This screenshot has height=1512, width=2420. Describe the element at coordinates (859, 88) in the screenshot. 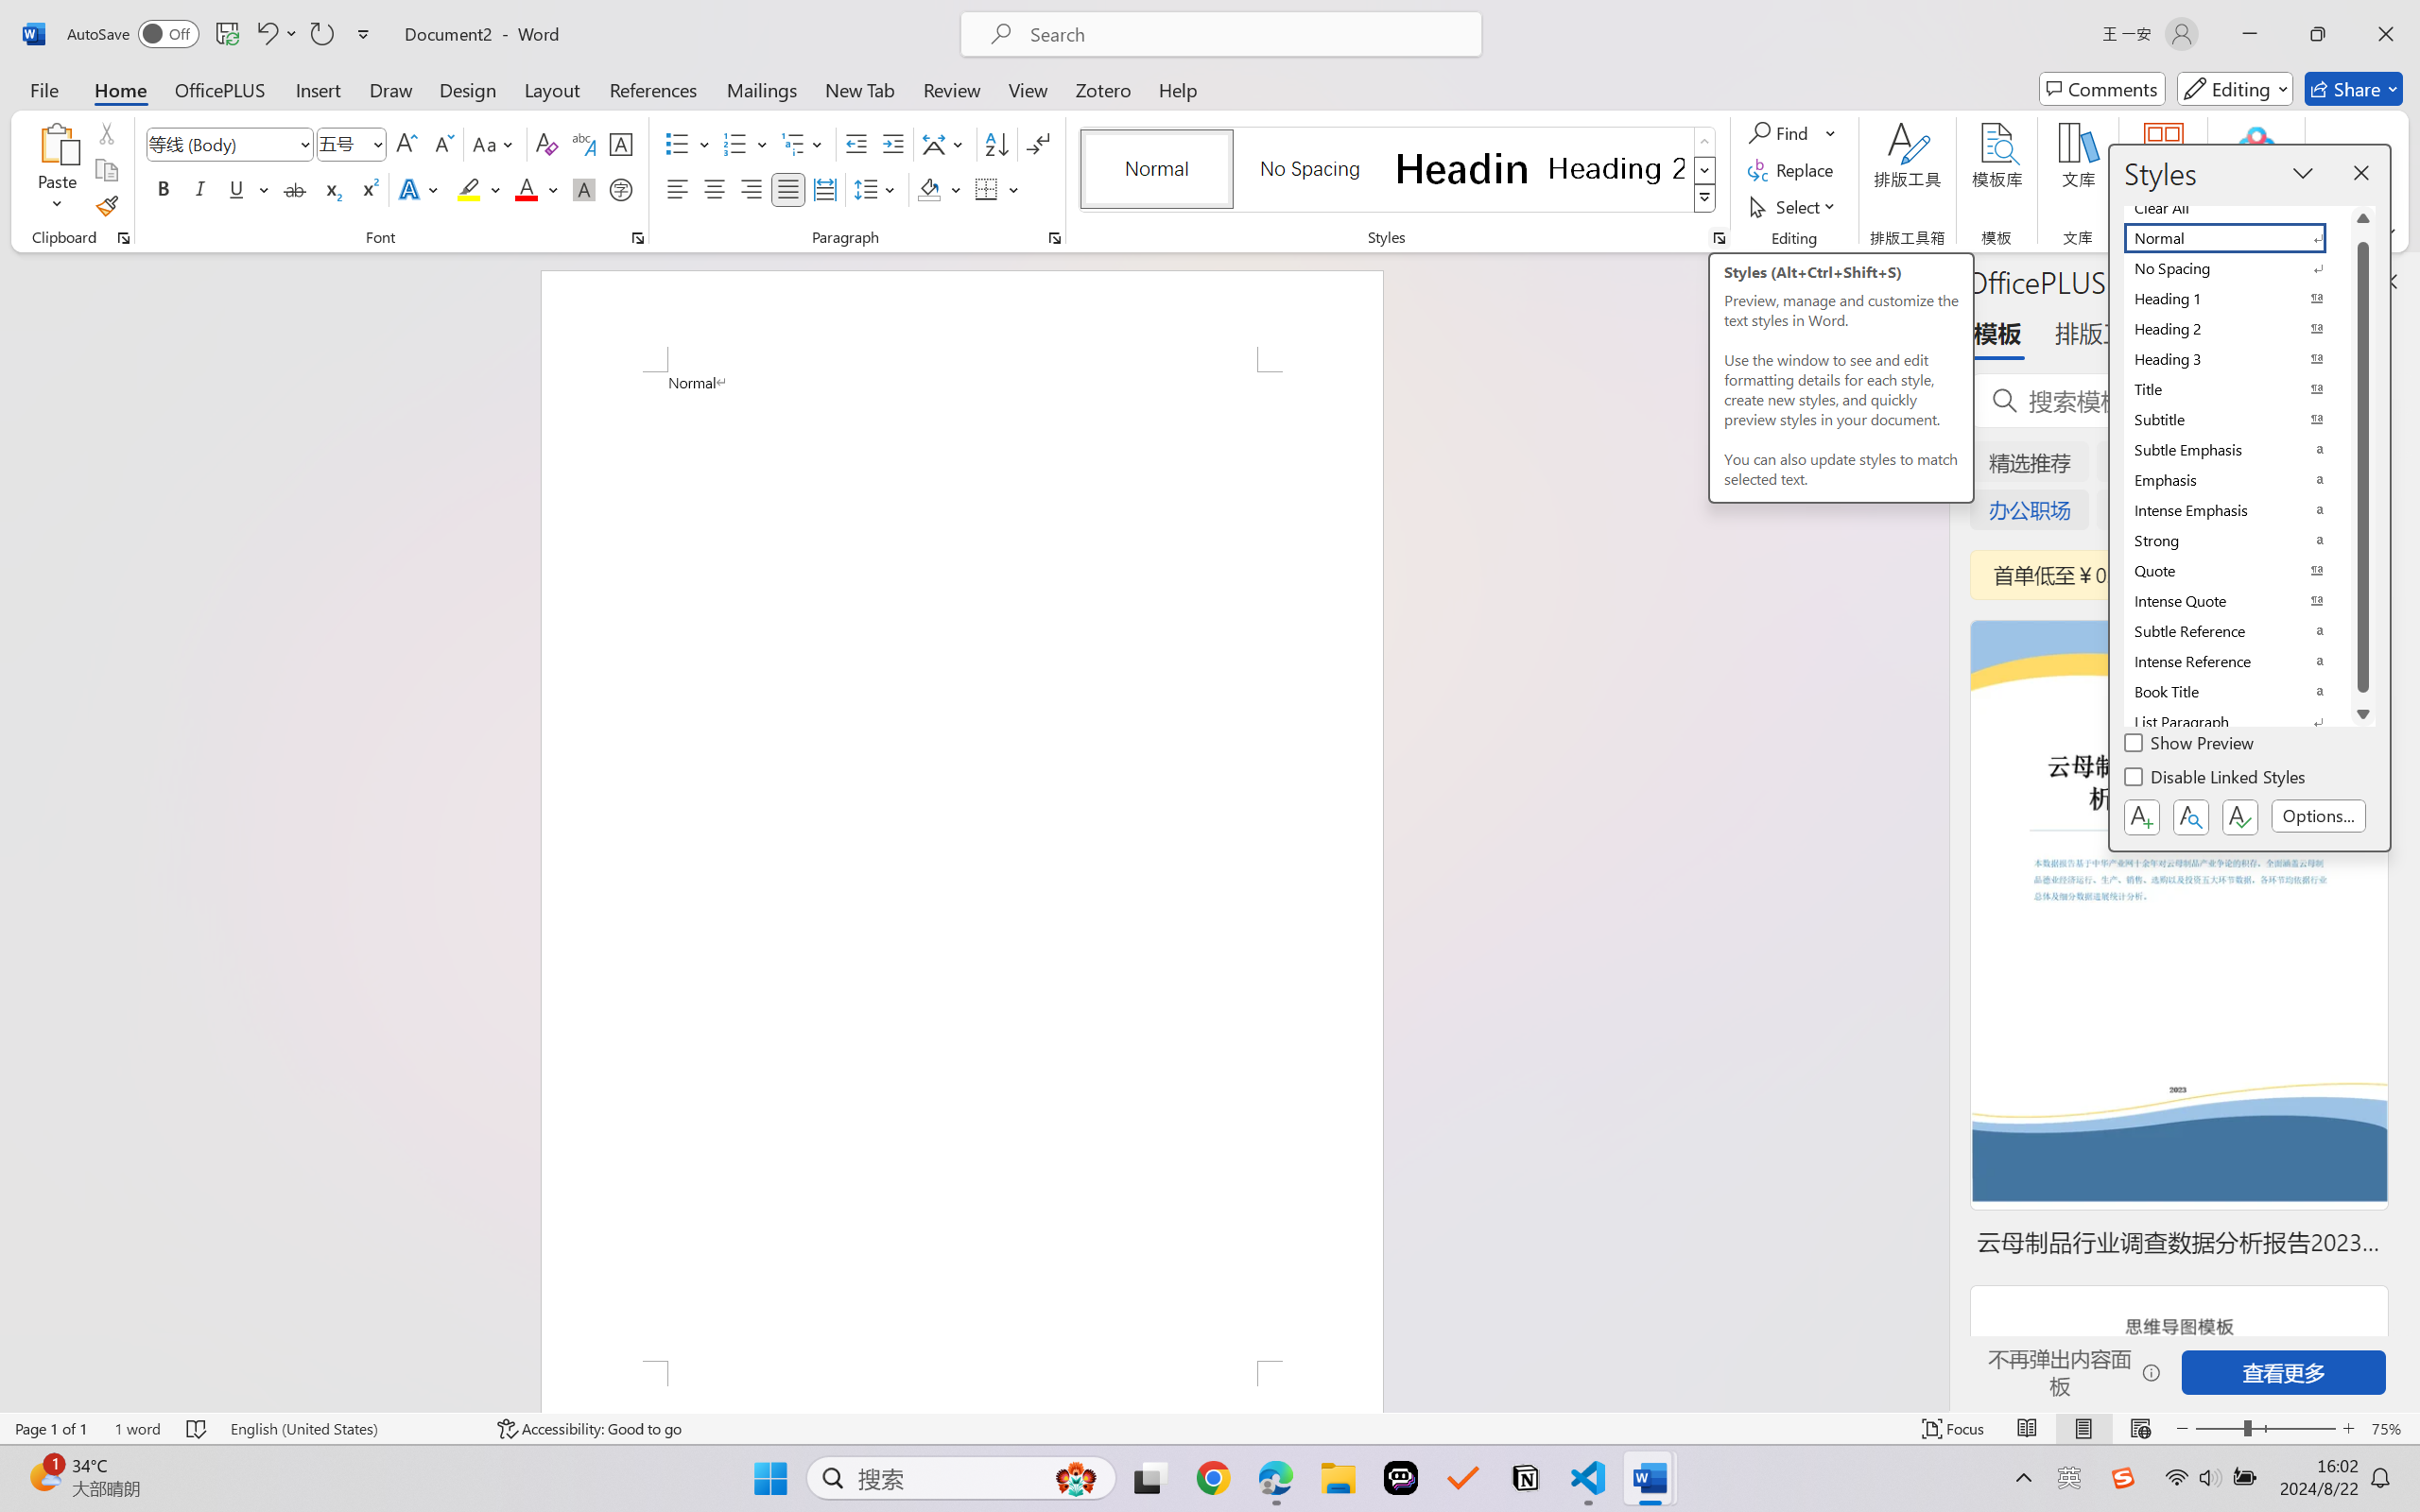

I see `'New Tab'` at that location.